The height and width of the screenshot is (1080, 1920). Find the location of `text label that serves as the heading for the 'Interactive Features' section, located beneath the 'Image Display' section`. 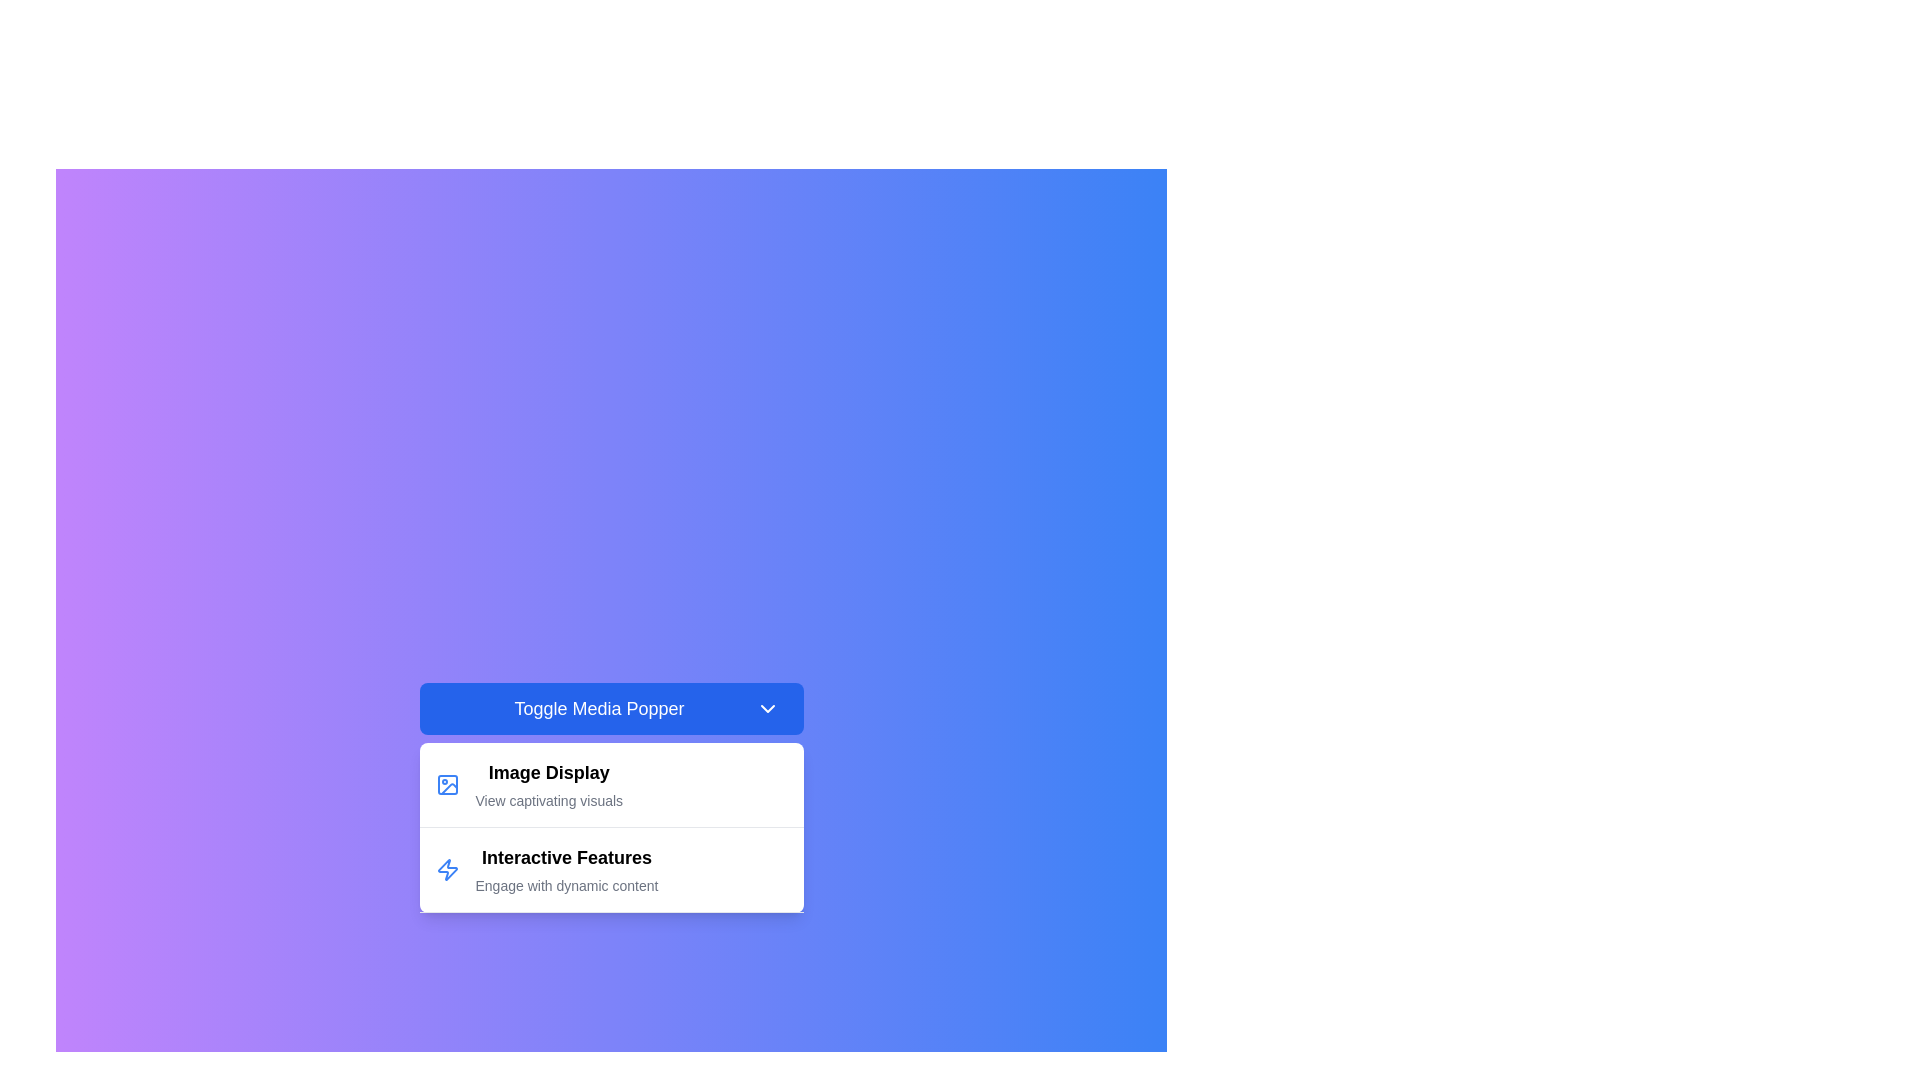

text label that serves as the heading for the 'Interactive Features' section, located beneath the 'Image Display' section is located at coordinates (565, 856).